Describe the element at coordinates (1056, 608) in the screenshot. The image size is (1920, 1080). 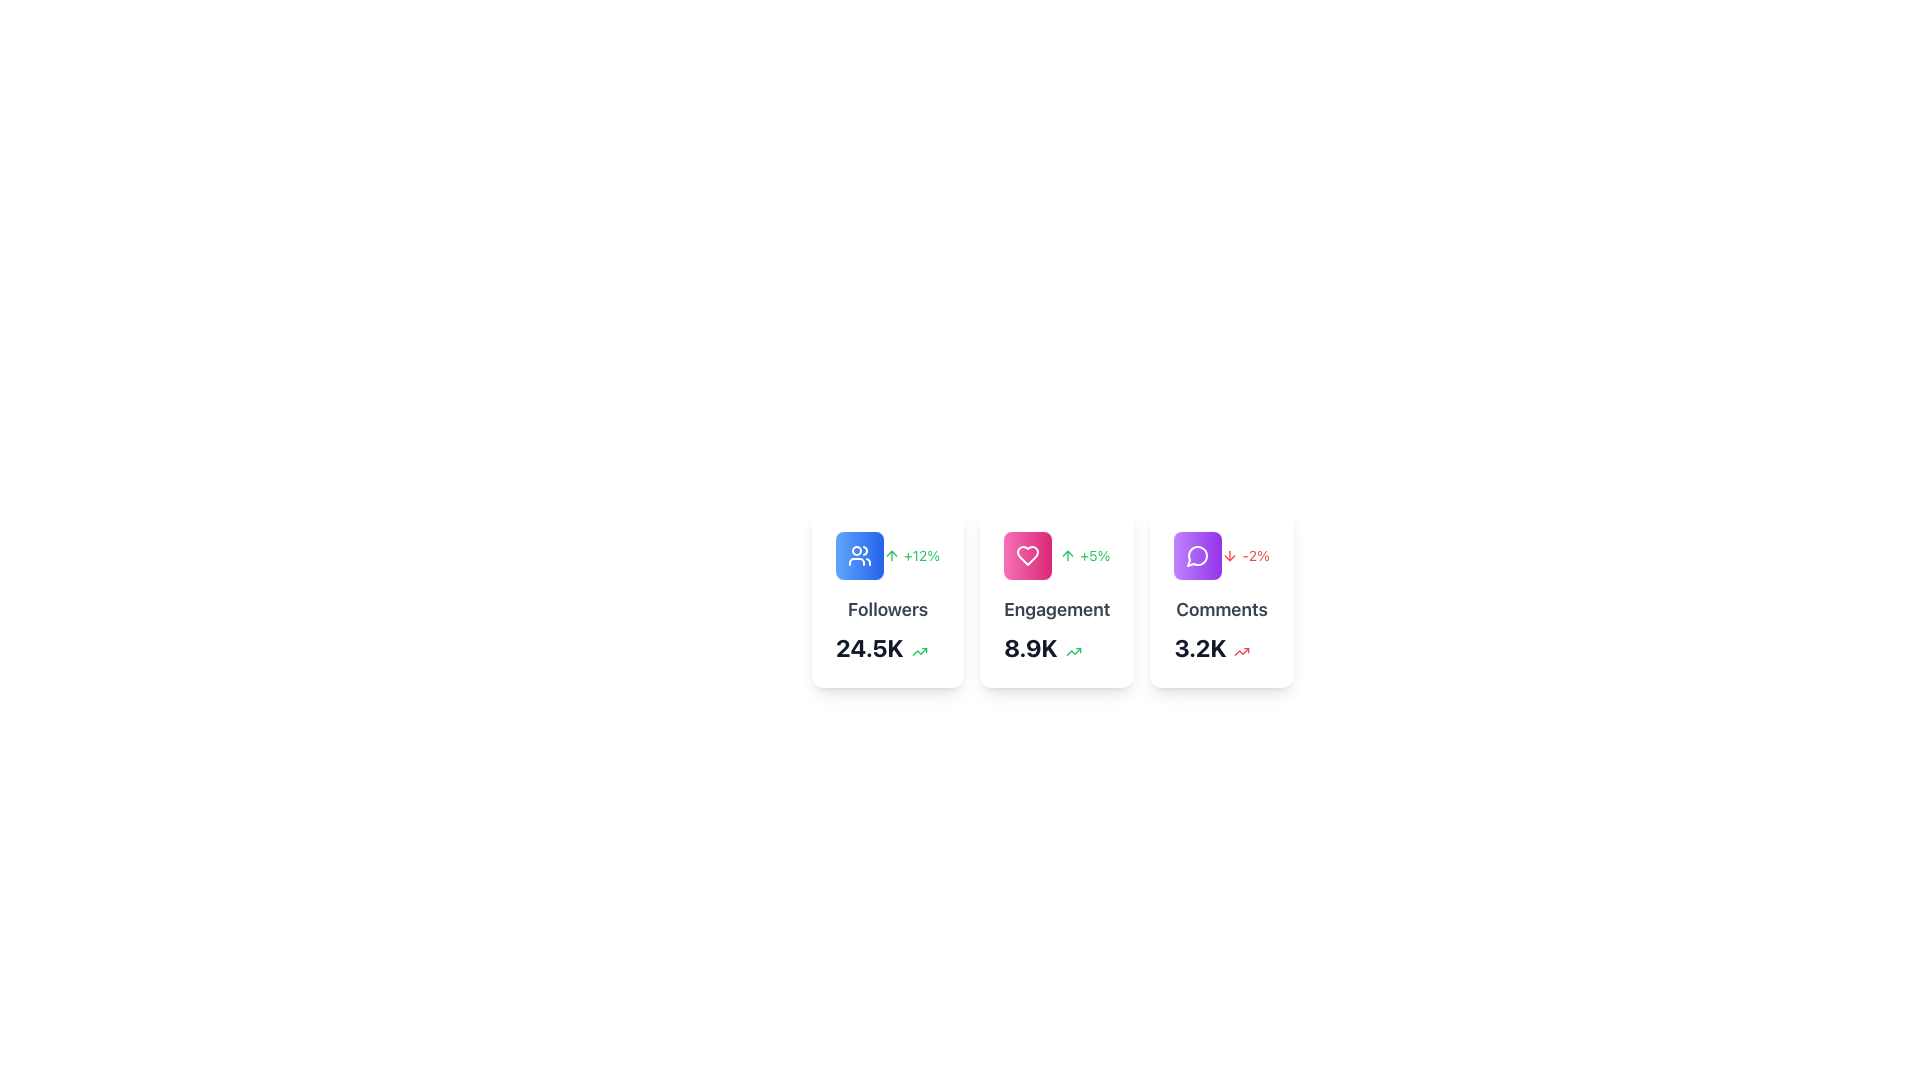
I see `displayed text from the 'Engagement' label, which is a bold, modern sans-serif text in medium gray color, centrally positioned below the heart icon in the second card of a horizontally-aligned group` at that location.